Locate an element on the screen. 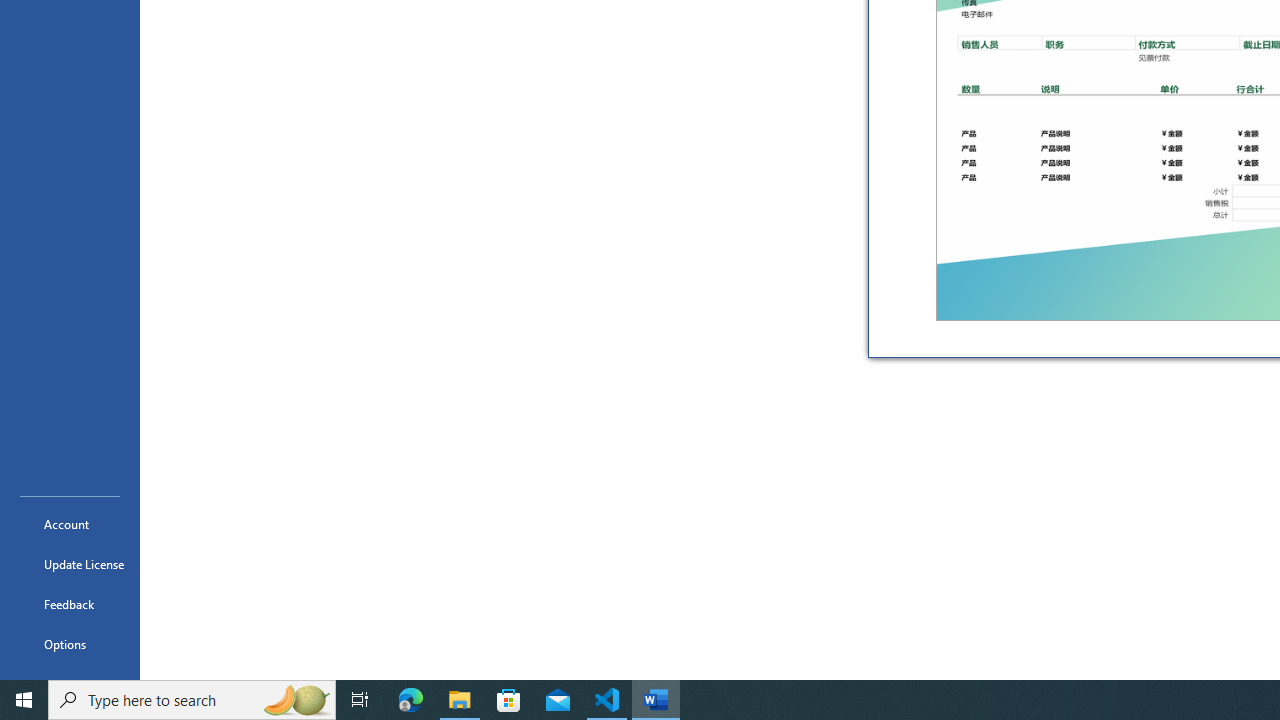 This screenshot has height=720, width=1280. 'Task View' is located at coordinates (359, 698).